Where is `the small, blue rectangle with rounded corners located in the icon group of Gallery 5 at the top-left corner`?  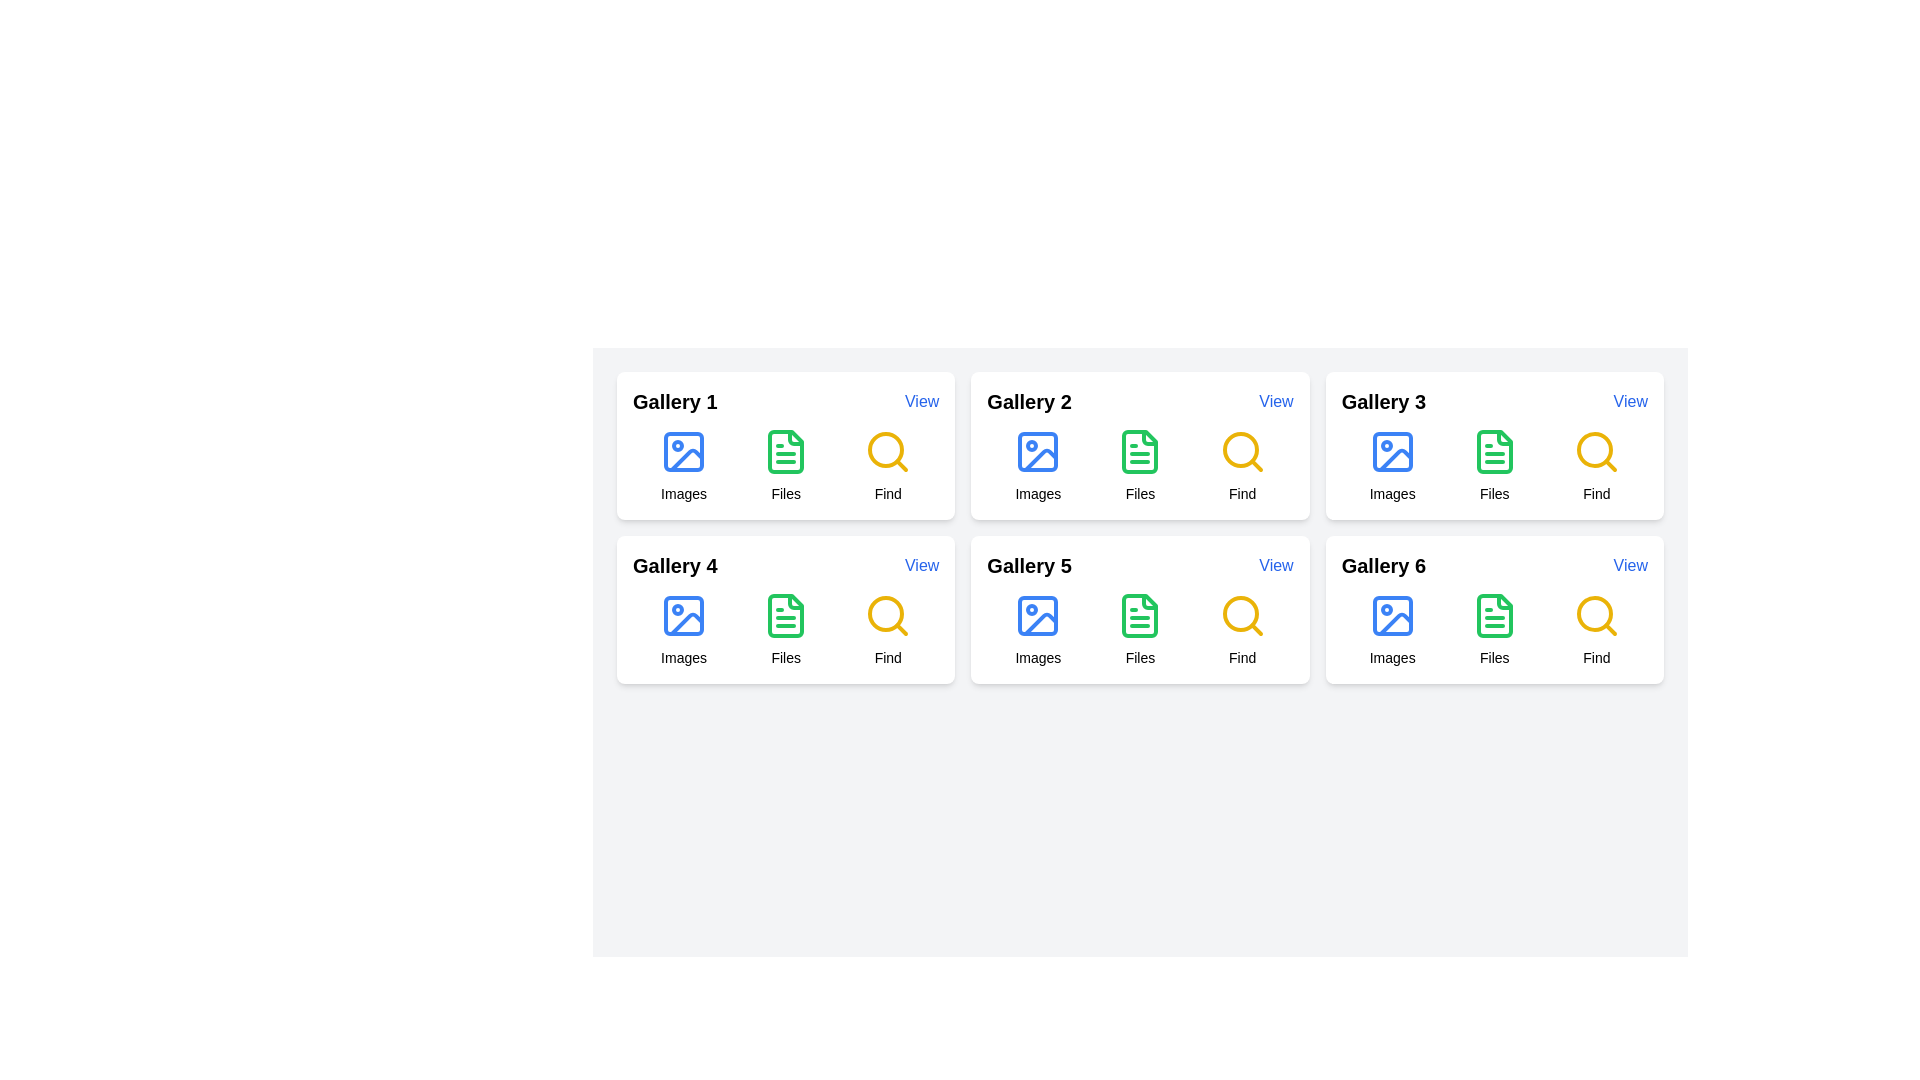 the small, blue rectangle with rounded corners located in the icon group of Gallery 5 at the top-left corner is located at coordinates (1038, 615).